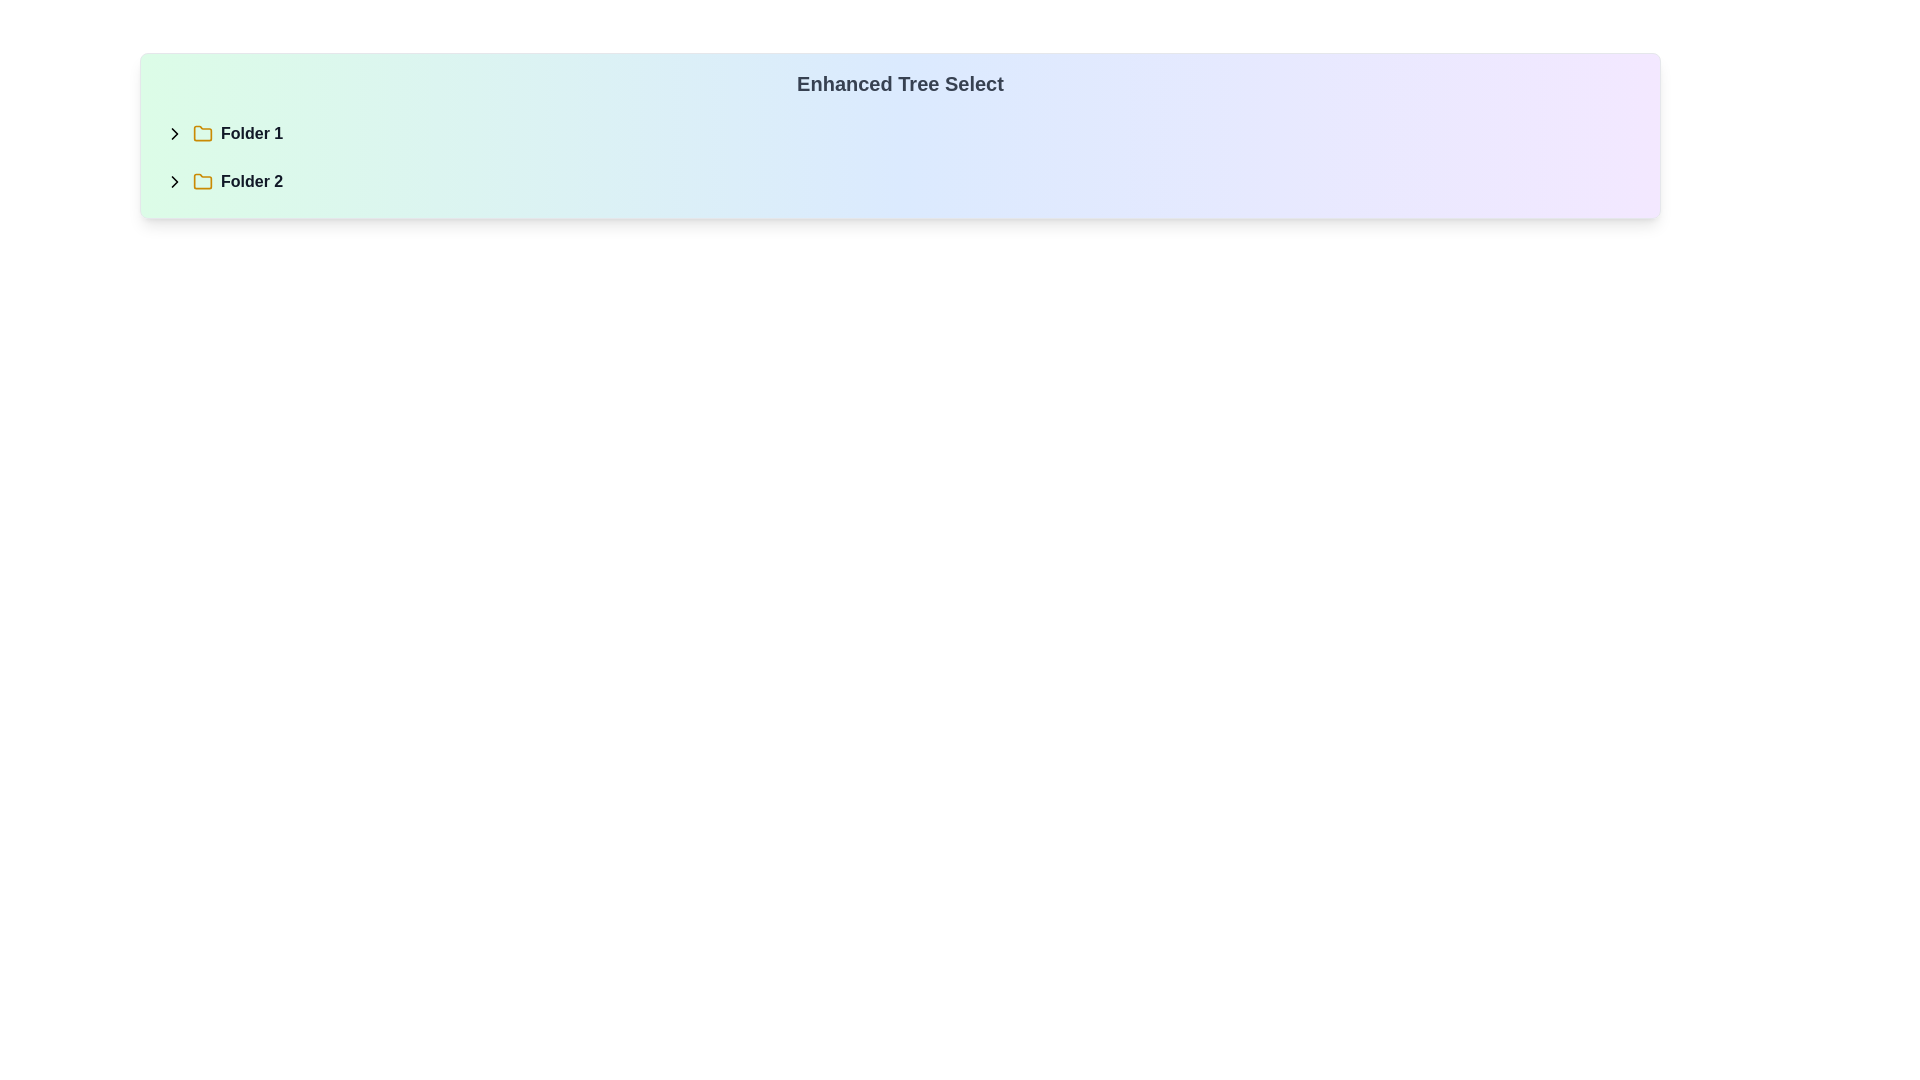 The image size is (1920, 1080). What do you see at coordinates (174, 134) in the screenshot?
I see `the Chevron expand/collapse toggle button for 'Folder 1'` at bounding box center [174, 134].